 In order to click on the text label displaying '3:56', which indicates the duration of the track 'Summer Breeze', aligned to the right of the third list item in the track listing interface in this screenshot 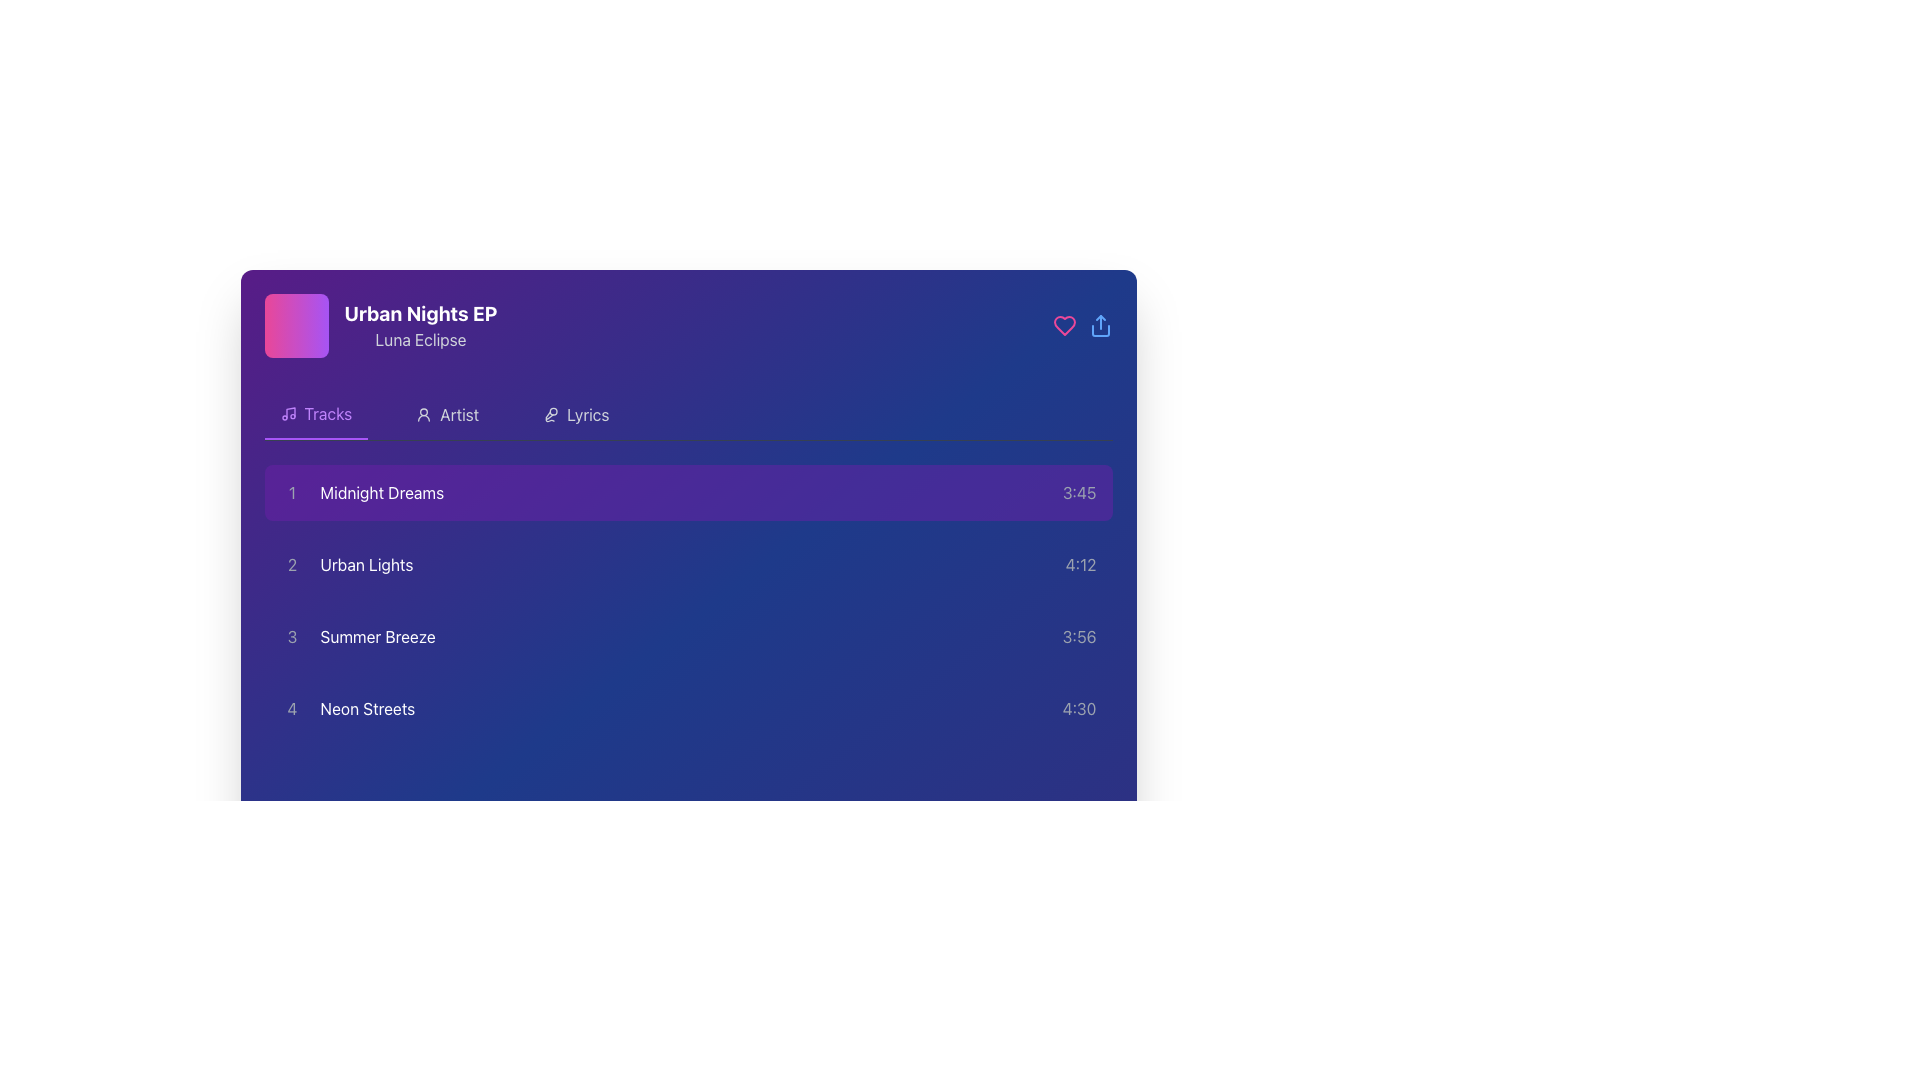, I will do `click(1078, 636)`.